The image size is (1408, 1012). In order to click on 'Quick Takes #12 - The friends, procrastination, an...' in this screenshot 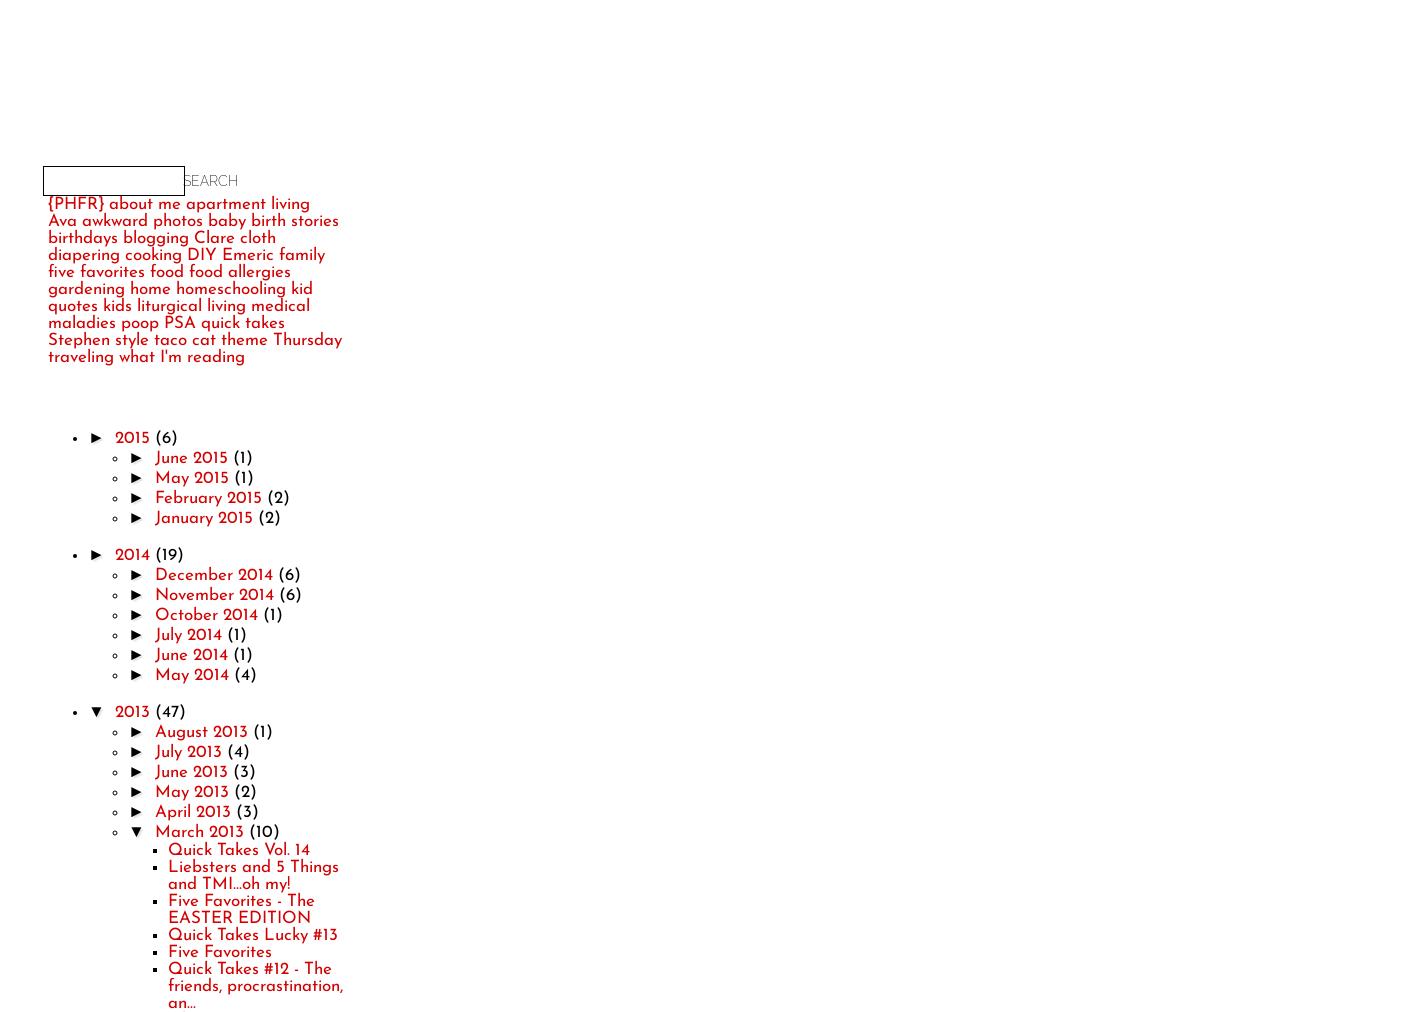, I will do `click(254, 985)`.